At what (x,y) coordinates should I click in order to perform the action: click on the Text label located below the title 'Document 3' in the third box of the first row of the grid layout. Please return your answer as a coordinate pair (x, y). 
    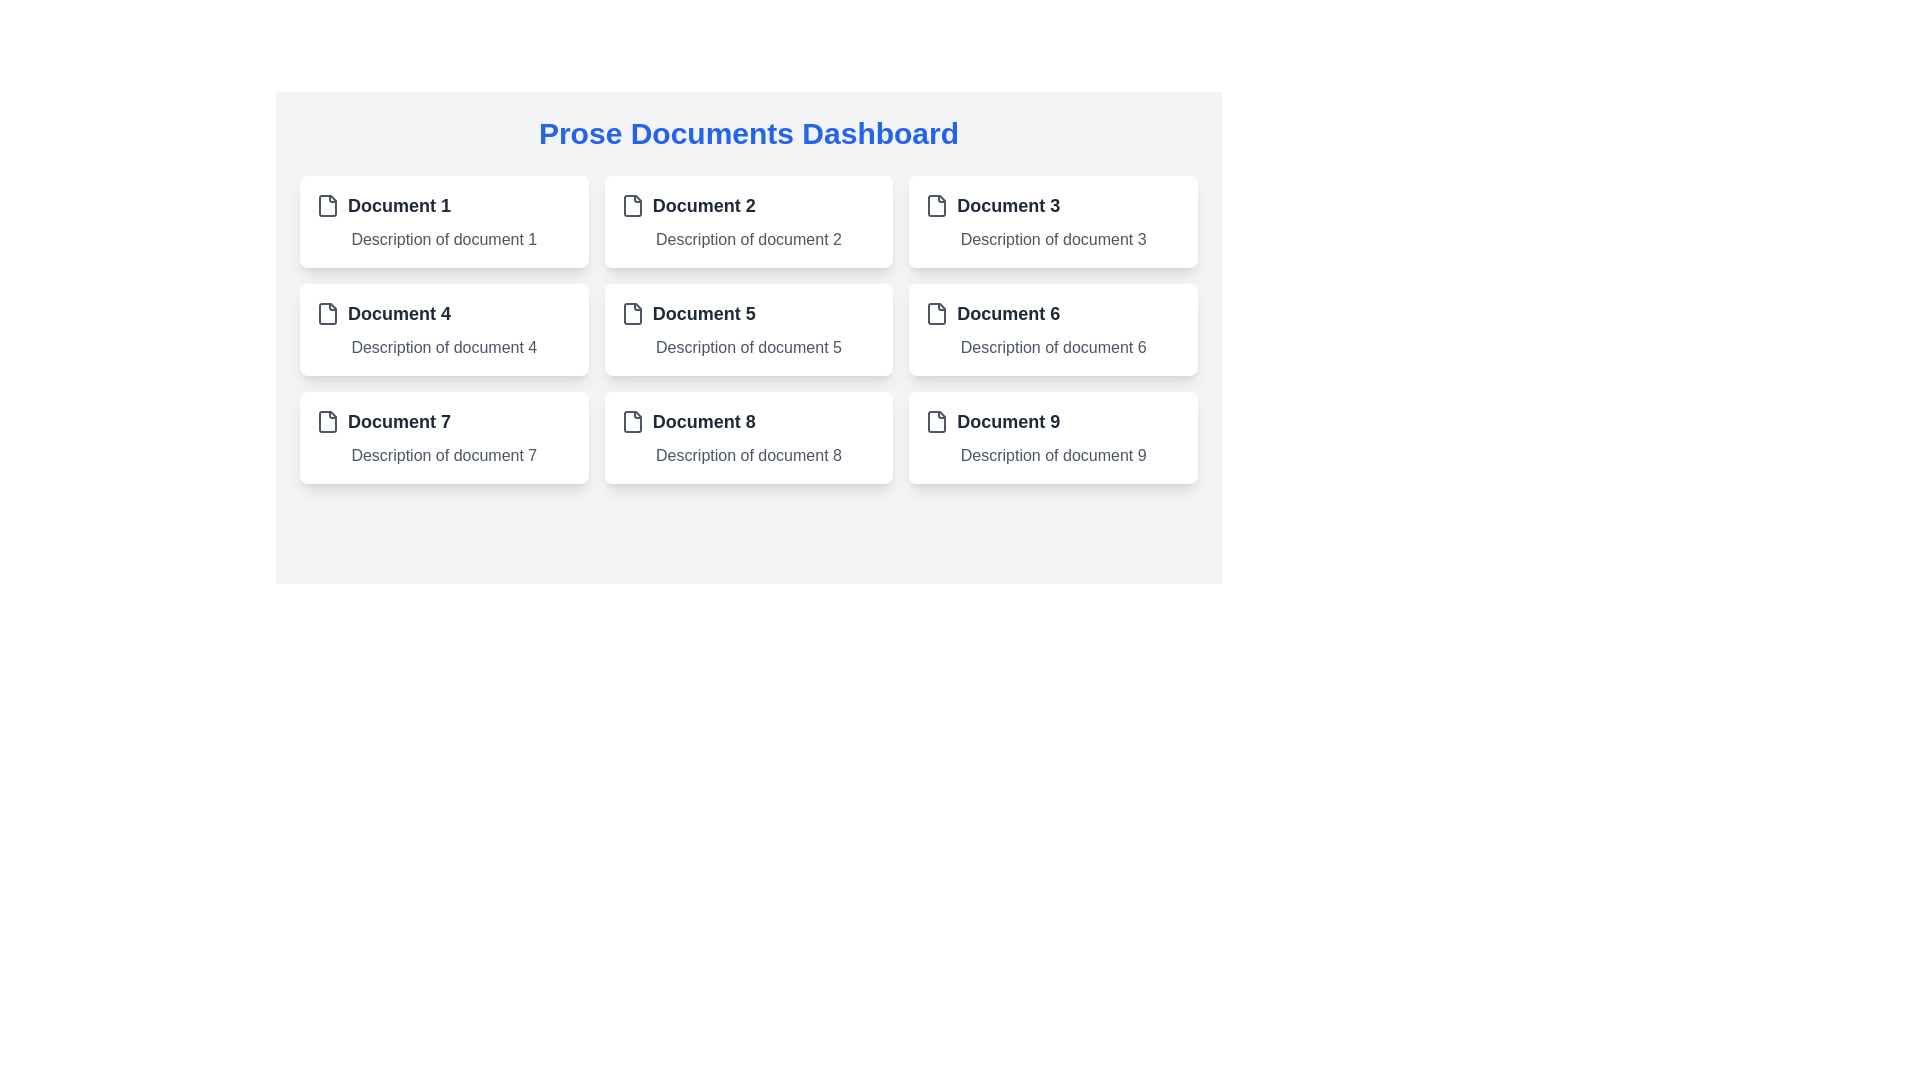
    Looking at the image, I should click on (1052, 238).